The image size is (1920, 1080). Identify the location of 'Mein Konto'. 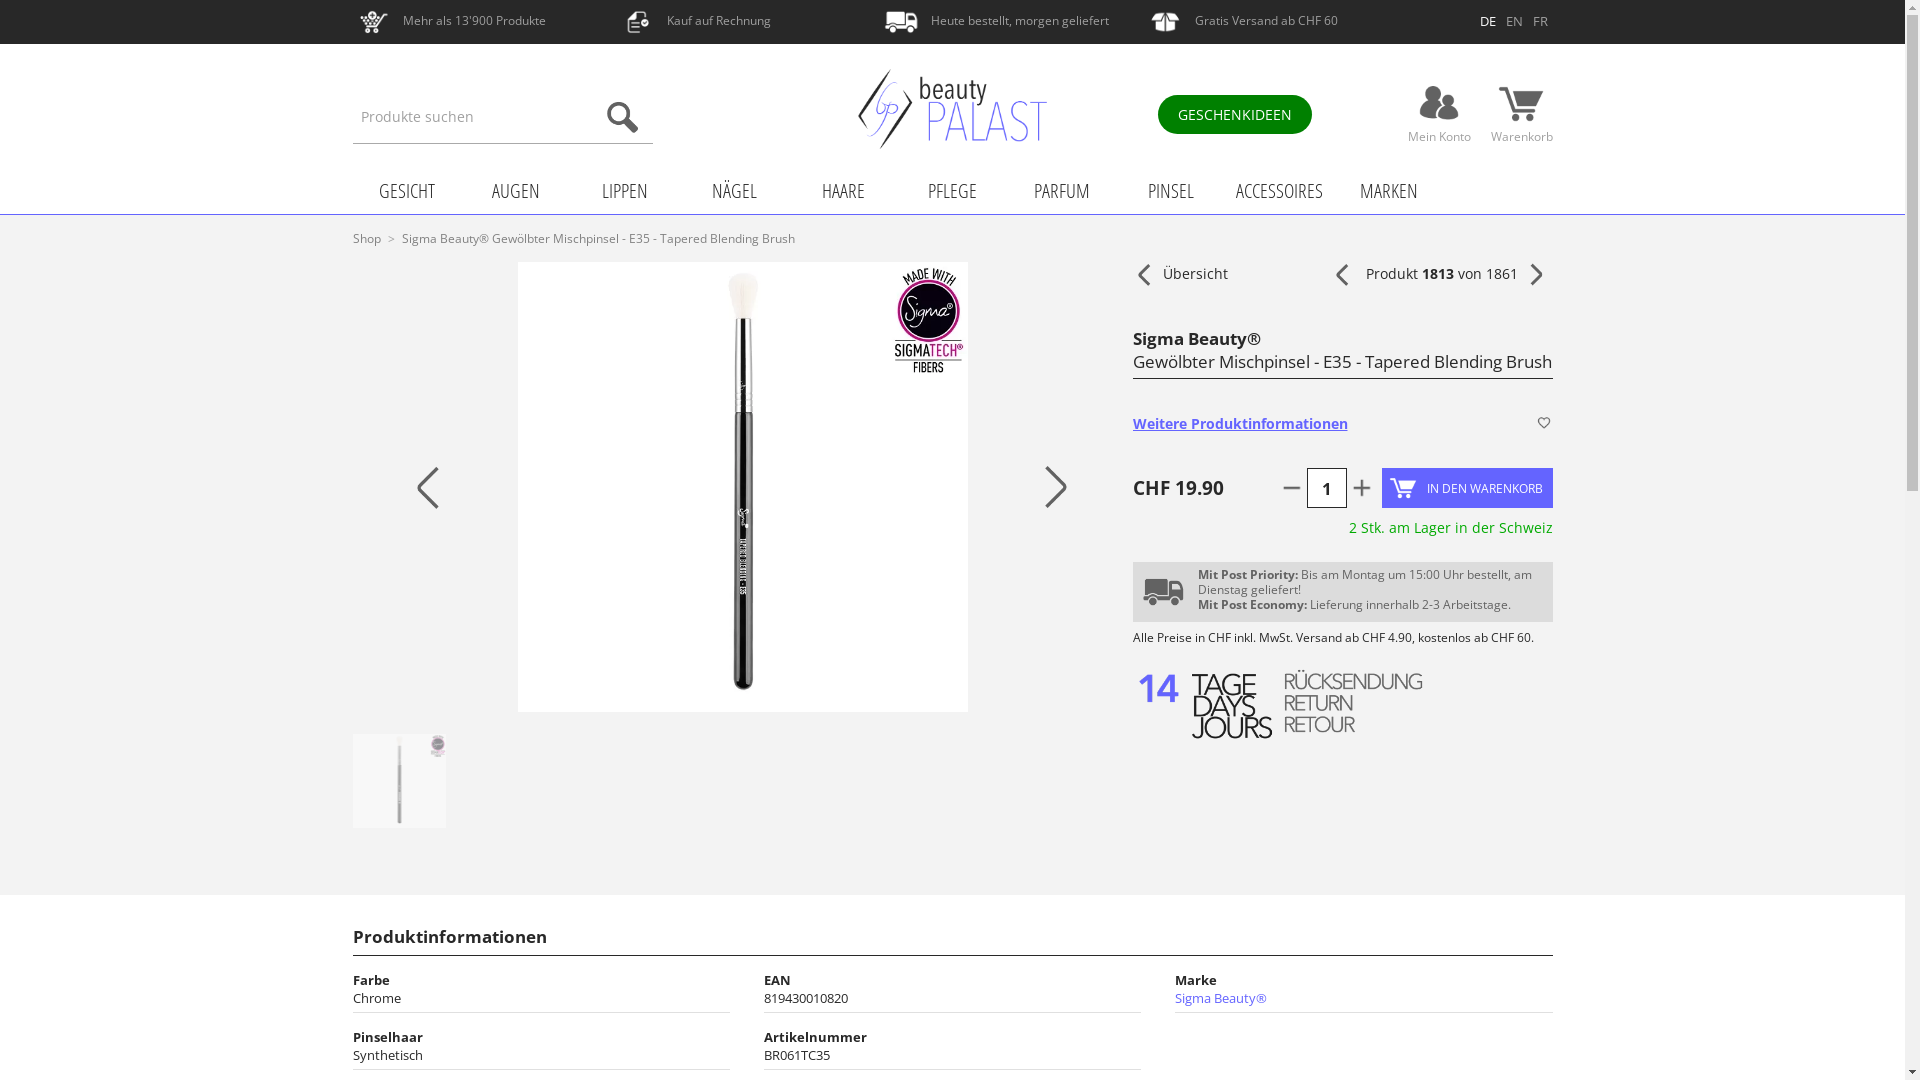
(1438, 104).